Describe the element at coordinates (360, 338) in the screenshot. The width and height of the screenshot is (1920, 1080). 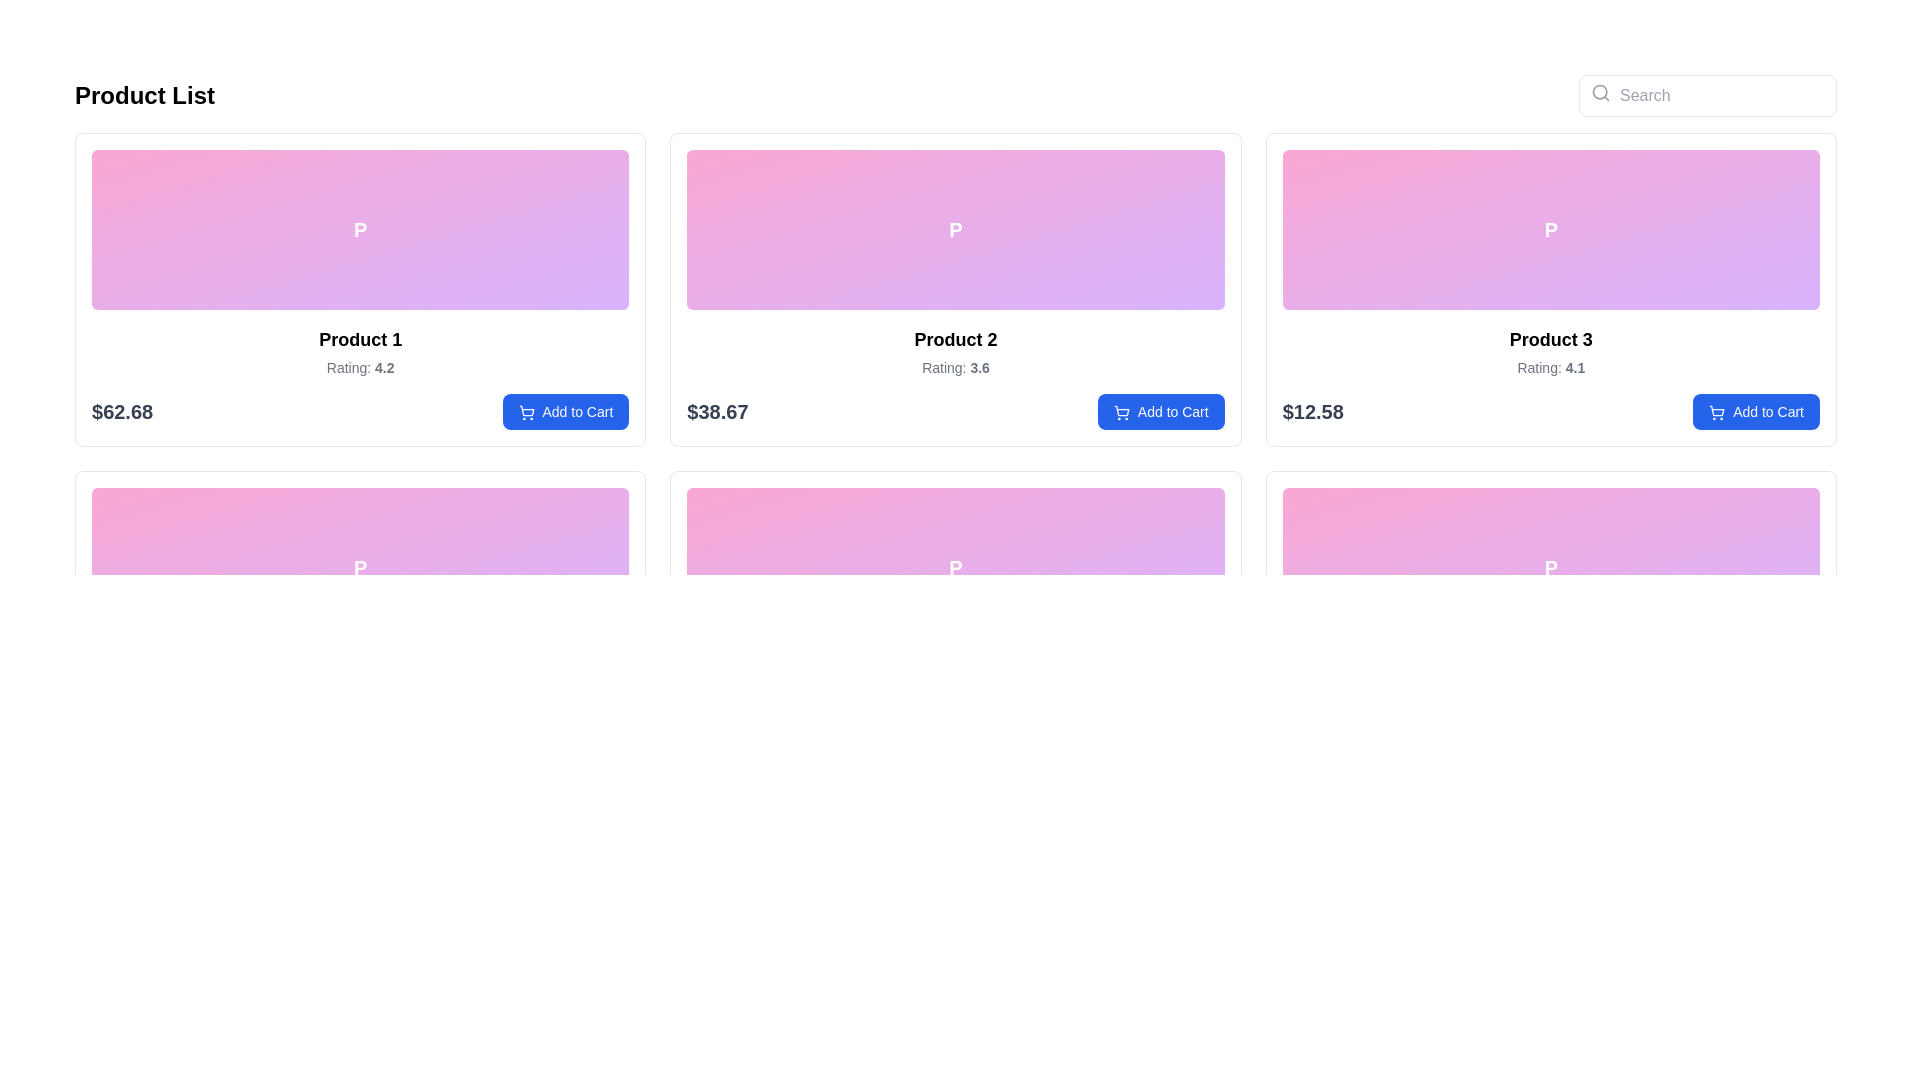
I see `product title text label located in the first column of the first row of the product grid, positioned below the image and above the rating information` at that location.